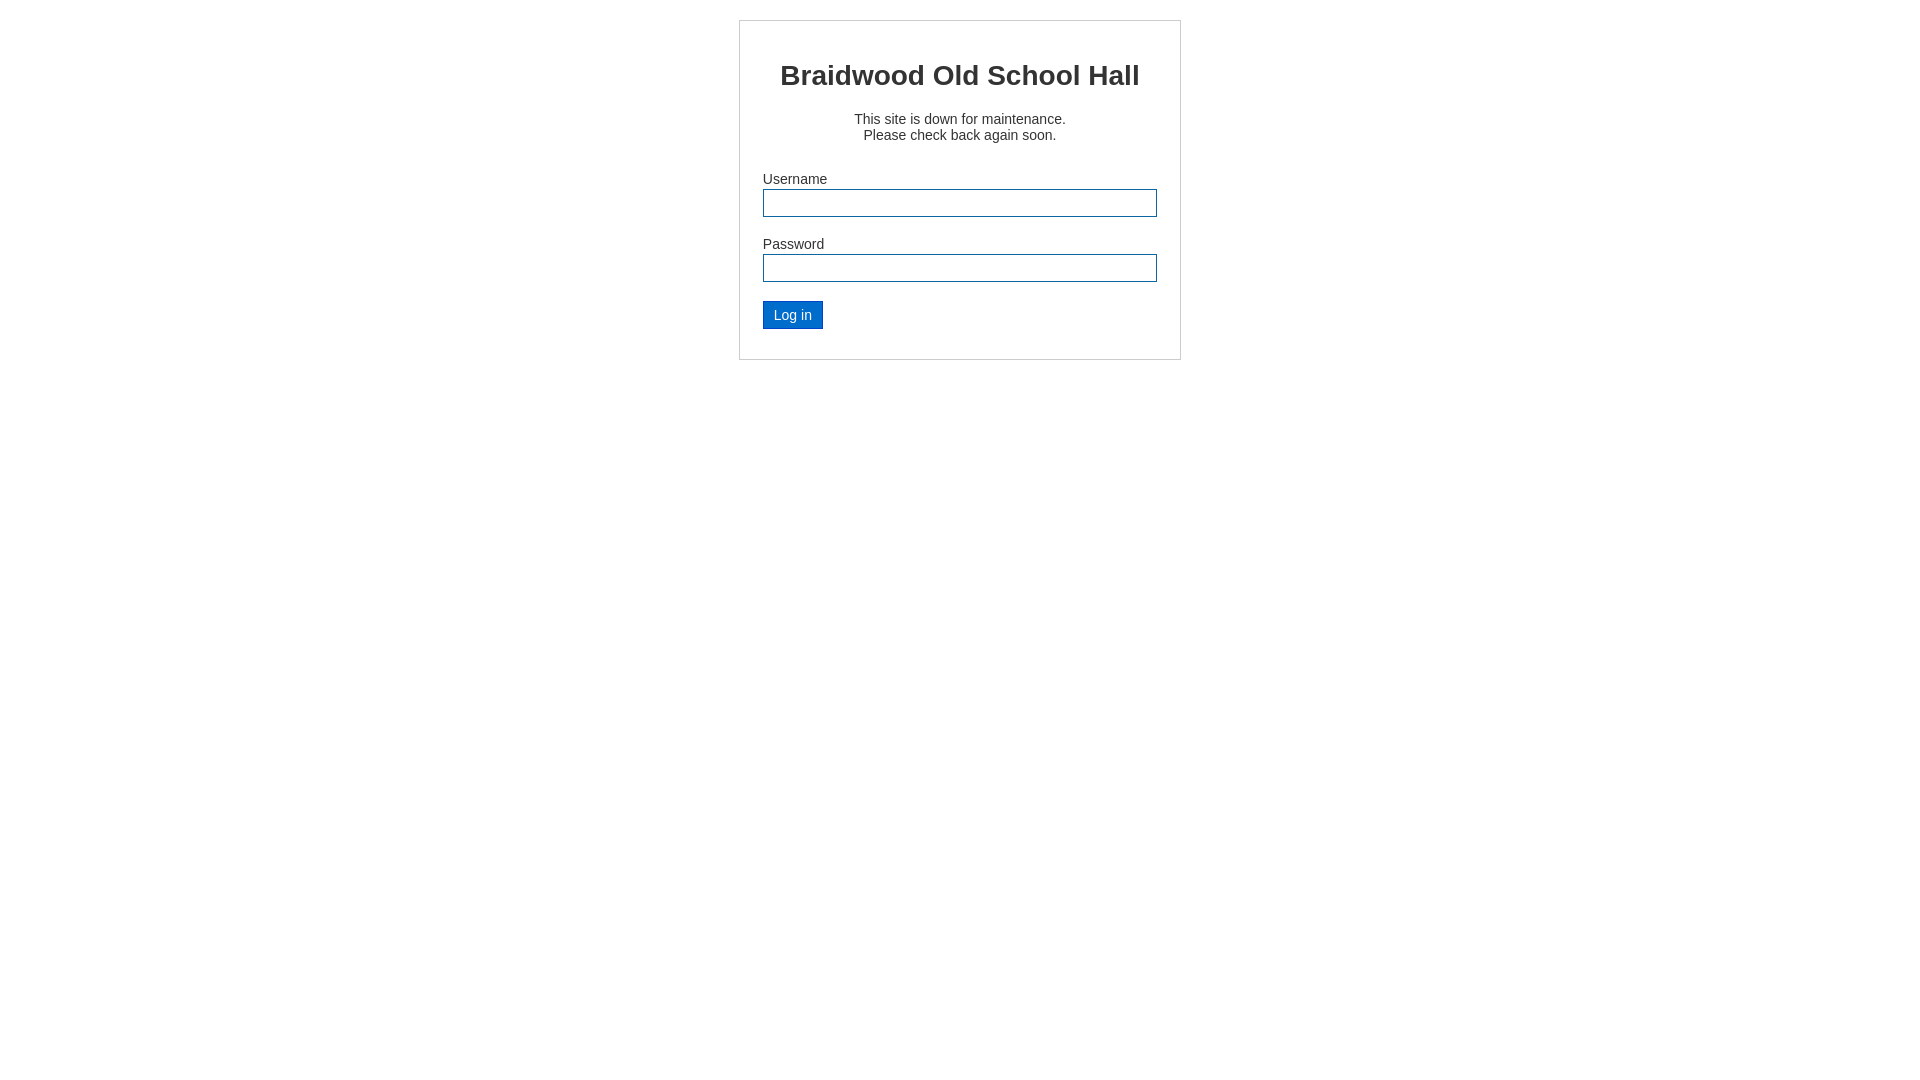  What do you see at coordinates (791, 315) in the screenshot?
I see `'Log in'` at bounding box center [791, 315].